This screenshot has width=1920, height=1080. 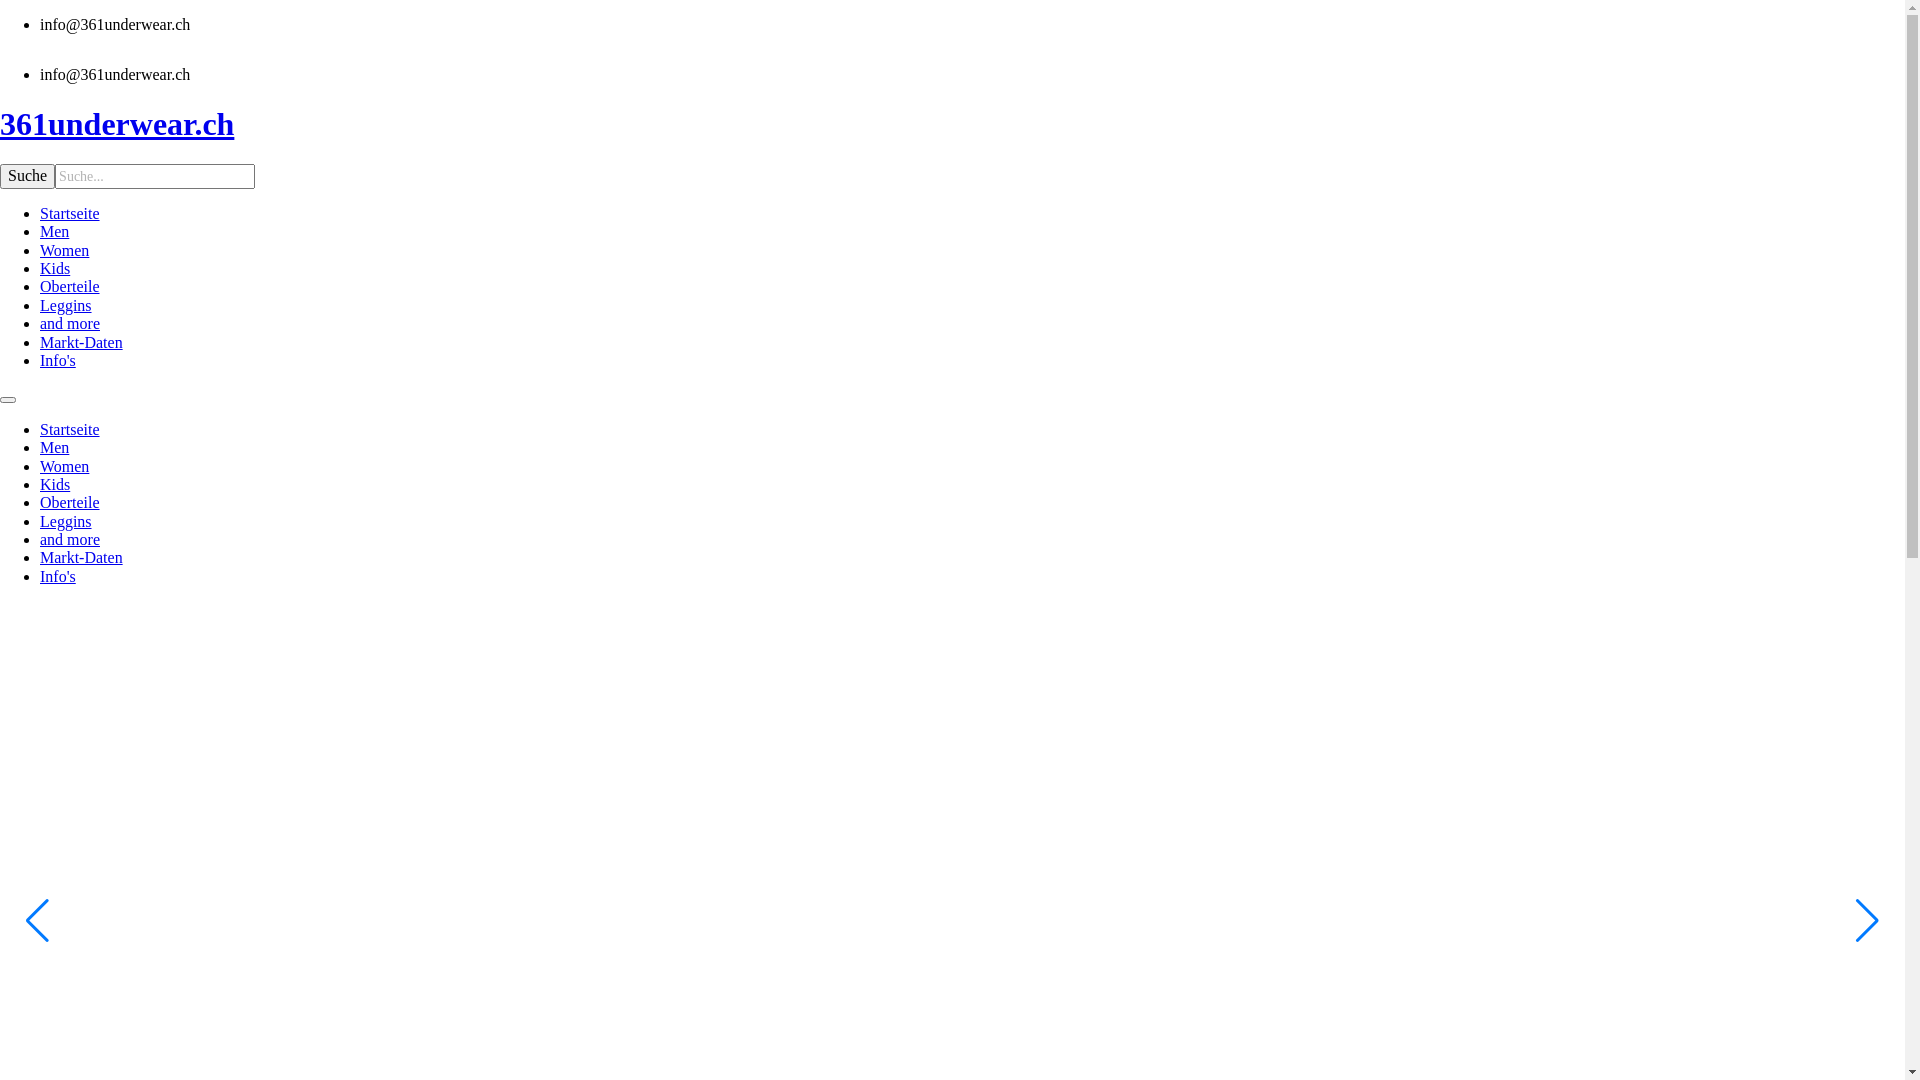 What do you see at coordinates (951, 124) in the screenshot?
I see `'361underwear.ch'` at bounding box center [951, 124].